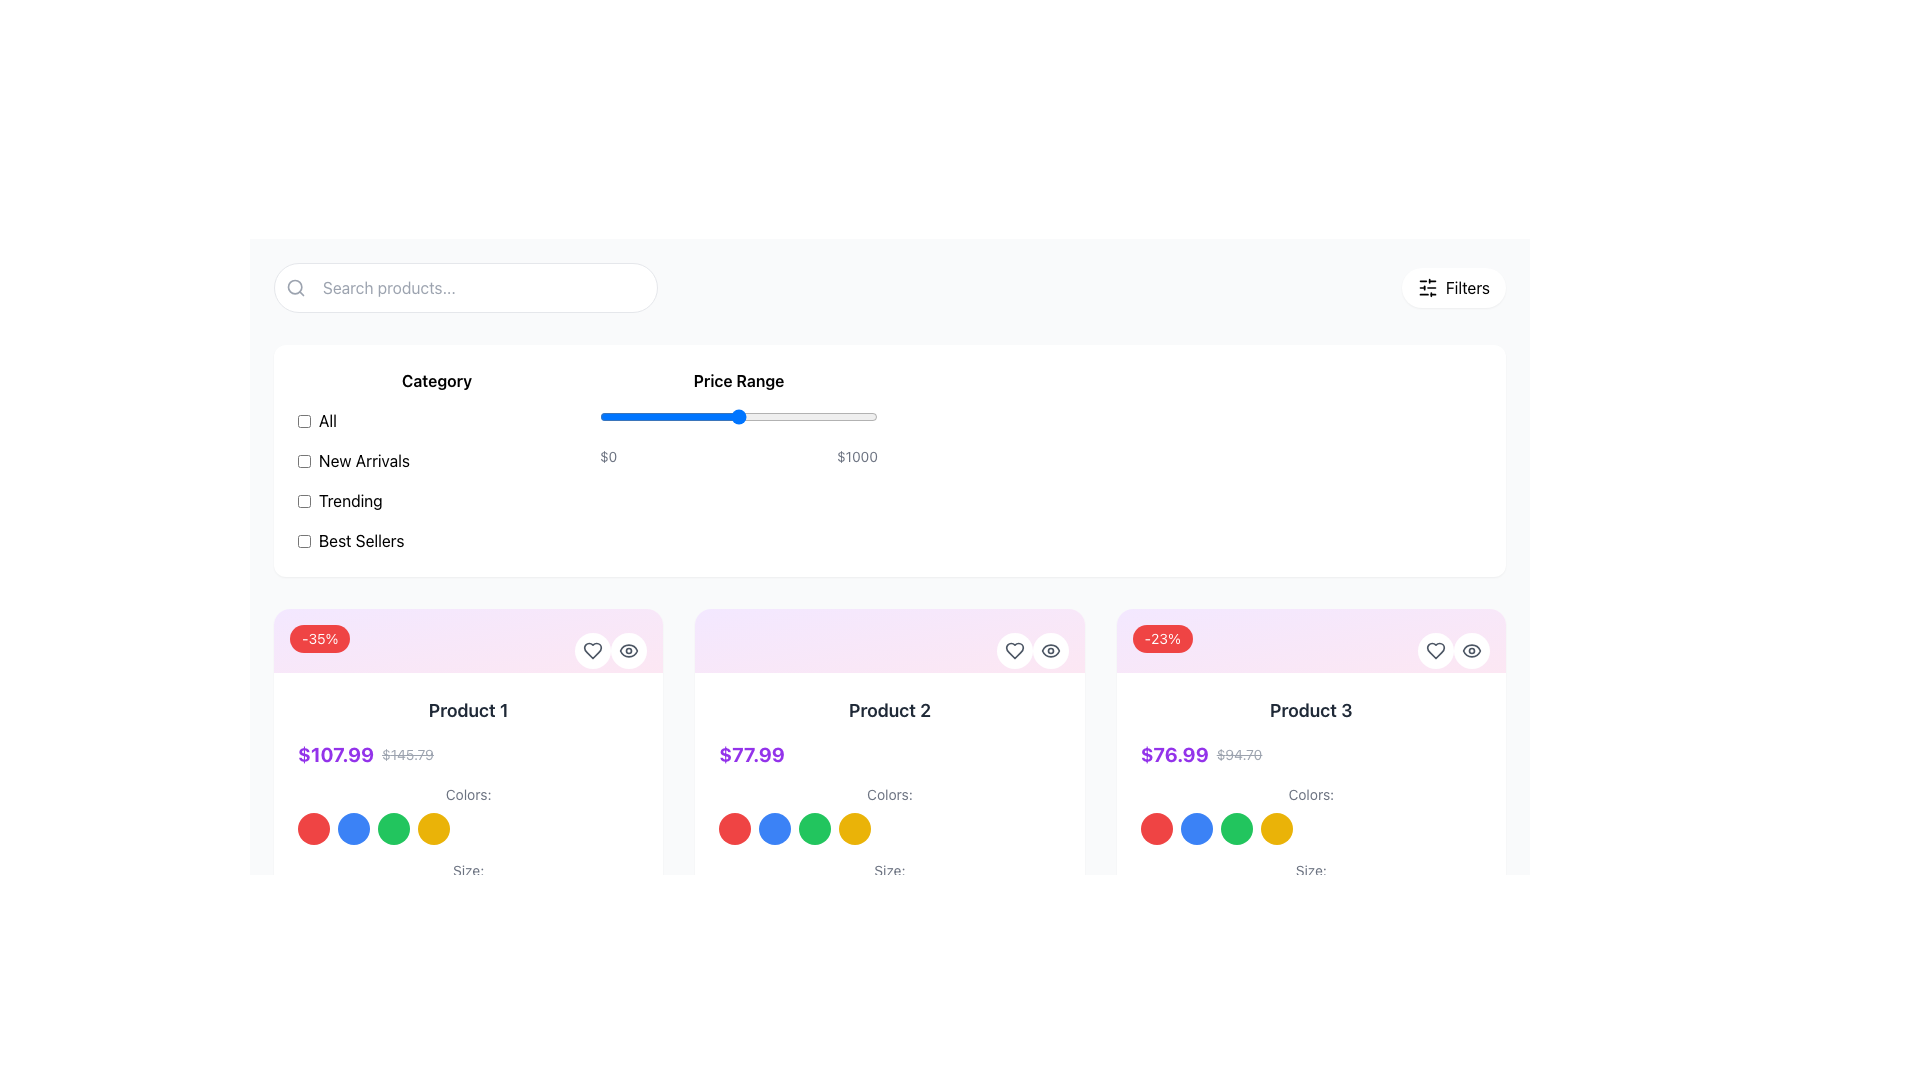 The image size is (1920, 1080). I want to click on the price range, so click(686, 415).